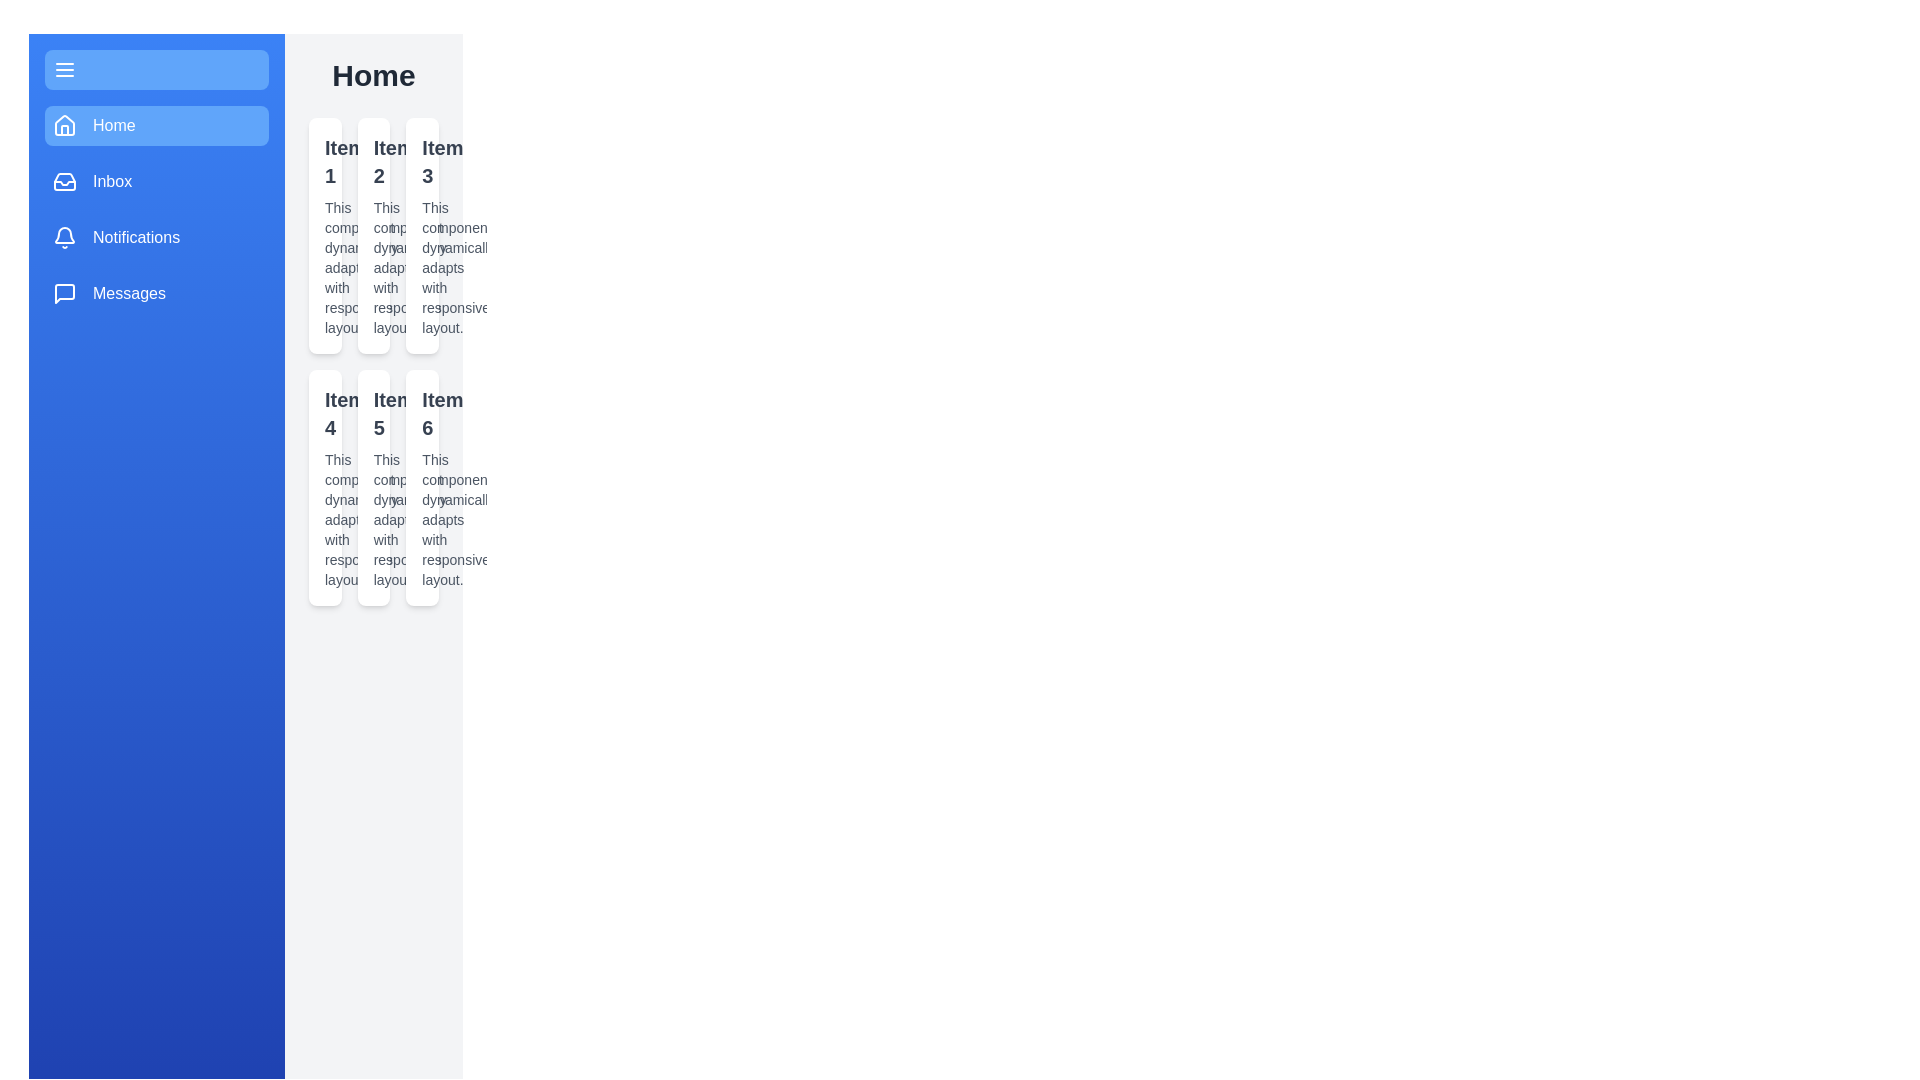  What do you see at coordinates (156, 293) in the screenshot?
I see `the 'Messages' navigation menu item, which features a speech bubble icon and white text on a blue background` at bounding box center [156, 293].